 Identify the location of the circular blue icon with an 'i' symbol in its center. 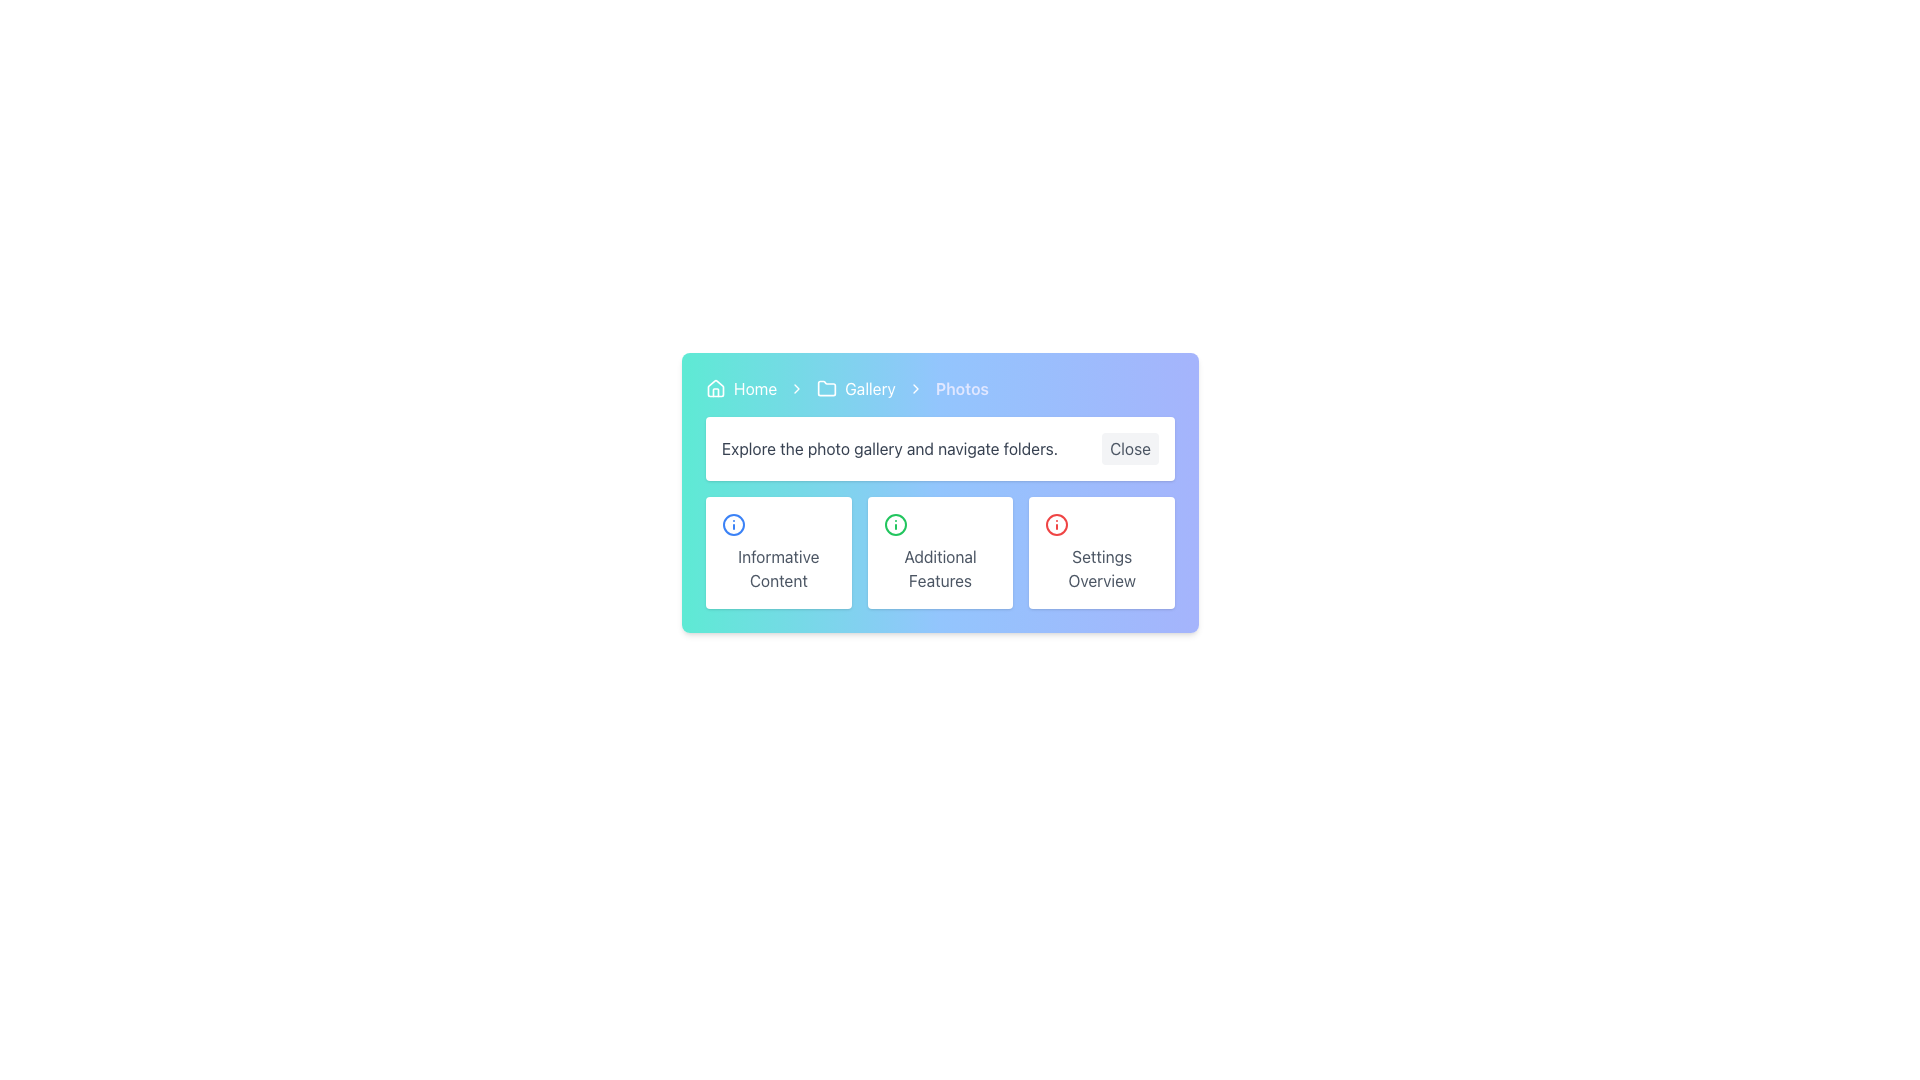
(733, 523).